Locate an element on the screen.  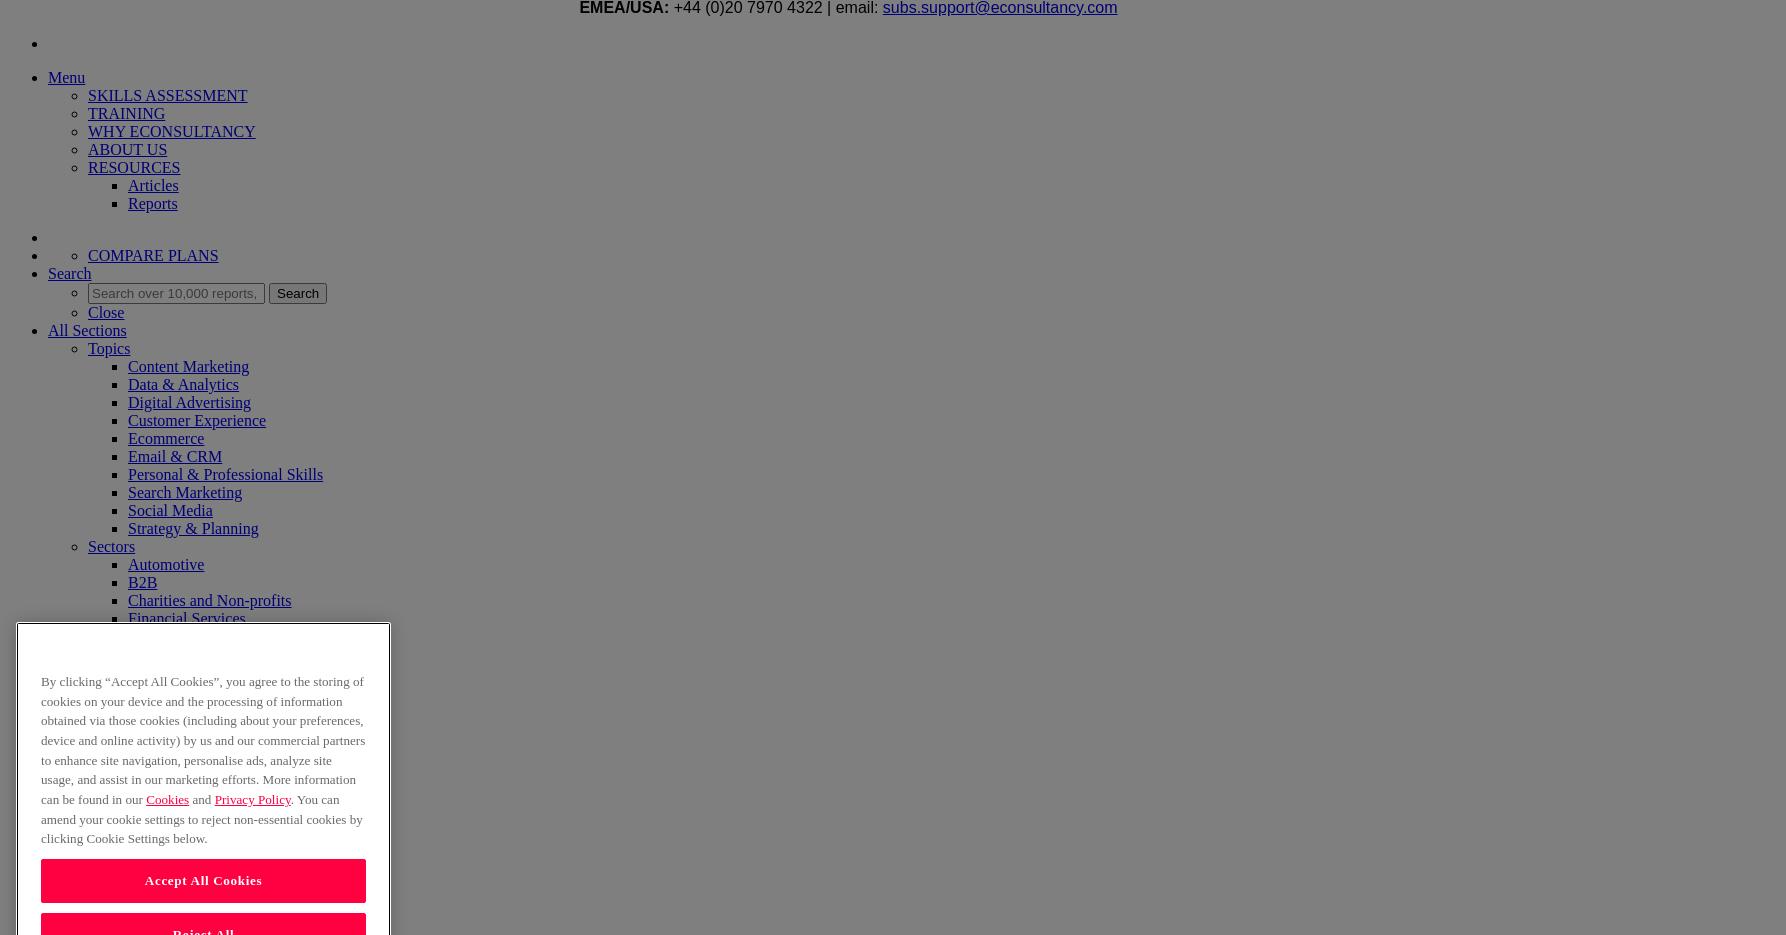
'Ecommerce' is located at coordinates (128, 437).